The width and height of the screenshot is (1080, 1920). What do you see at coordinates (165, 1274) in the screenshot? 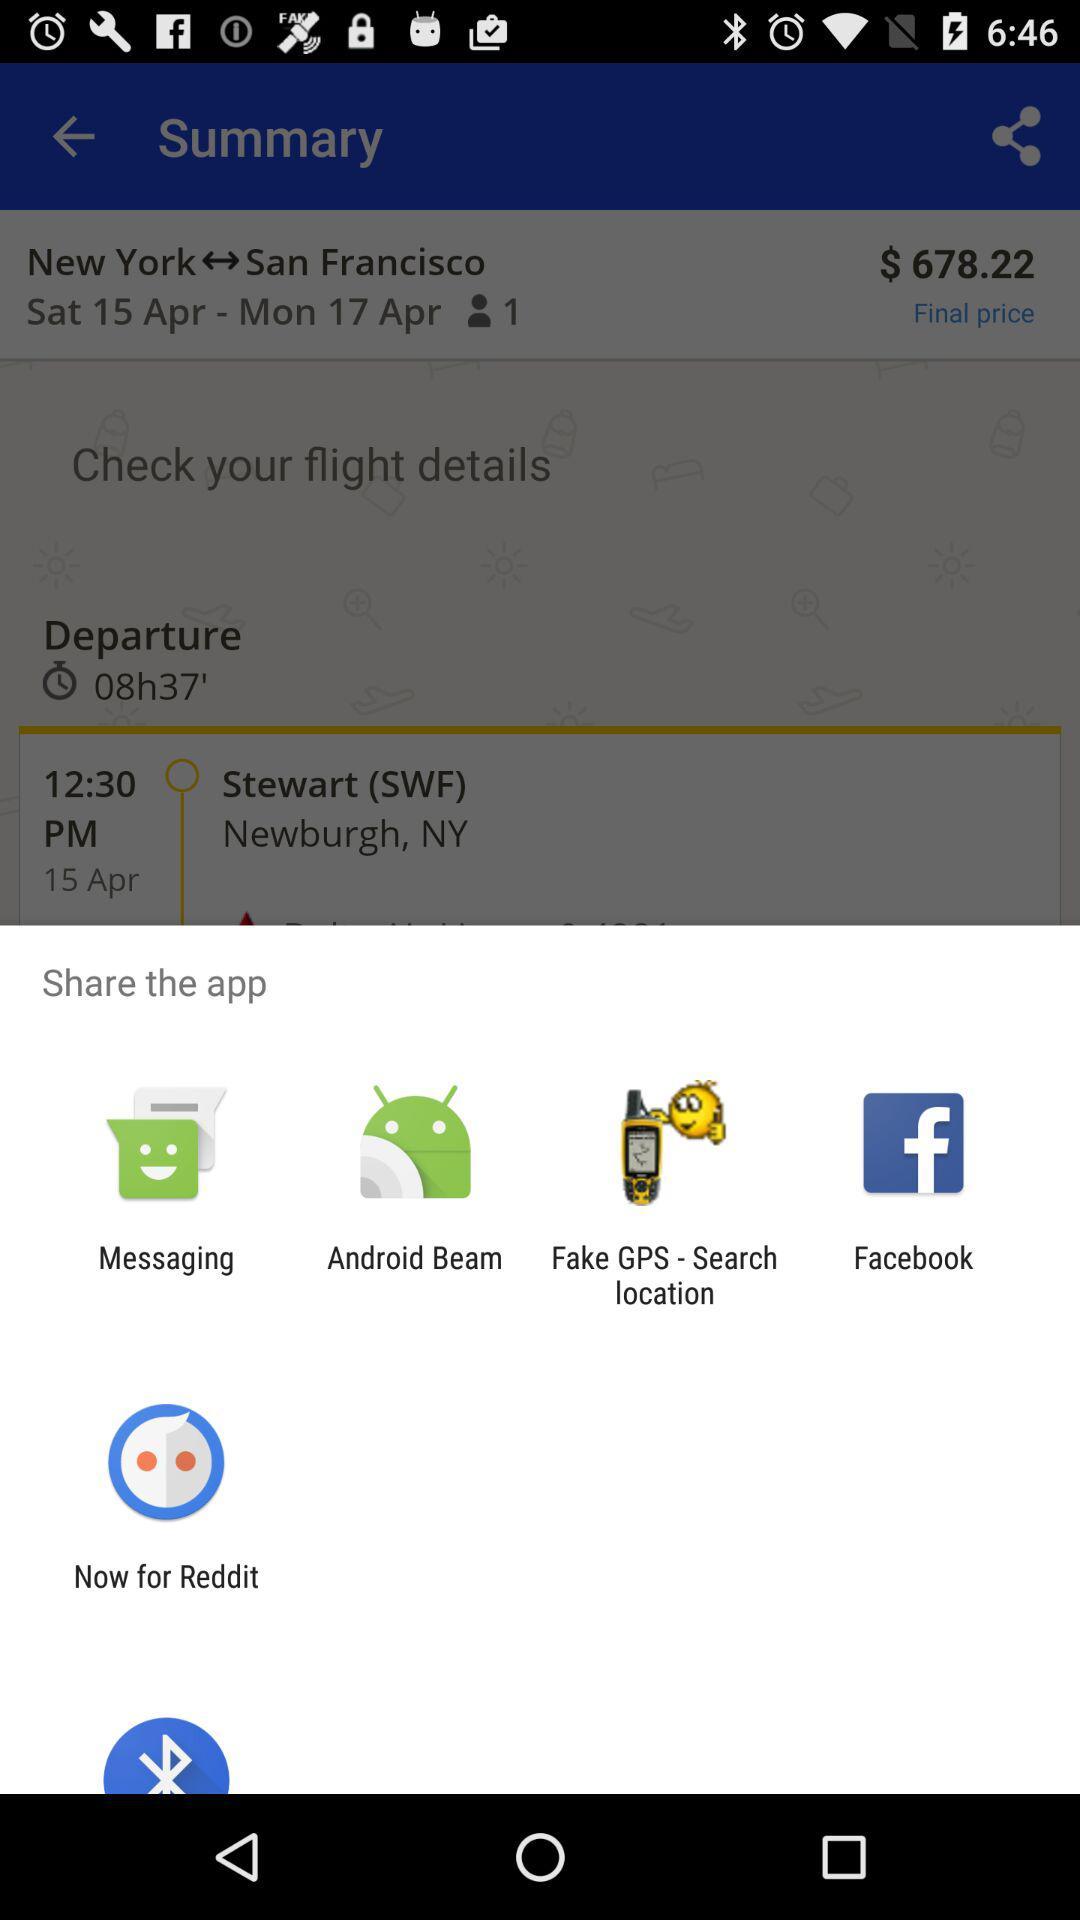
I see `the item next to android beam` at bounding box center [165, 1274].